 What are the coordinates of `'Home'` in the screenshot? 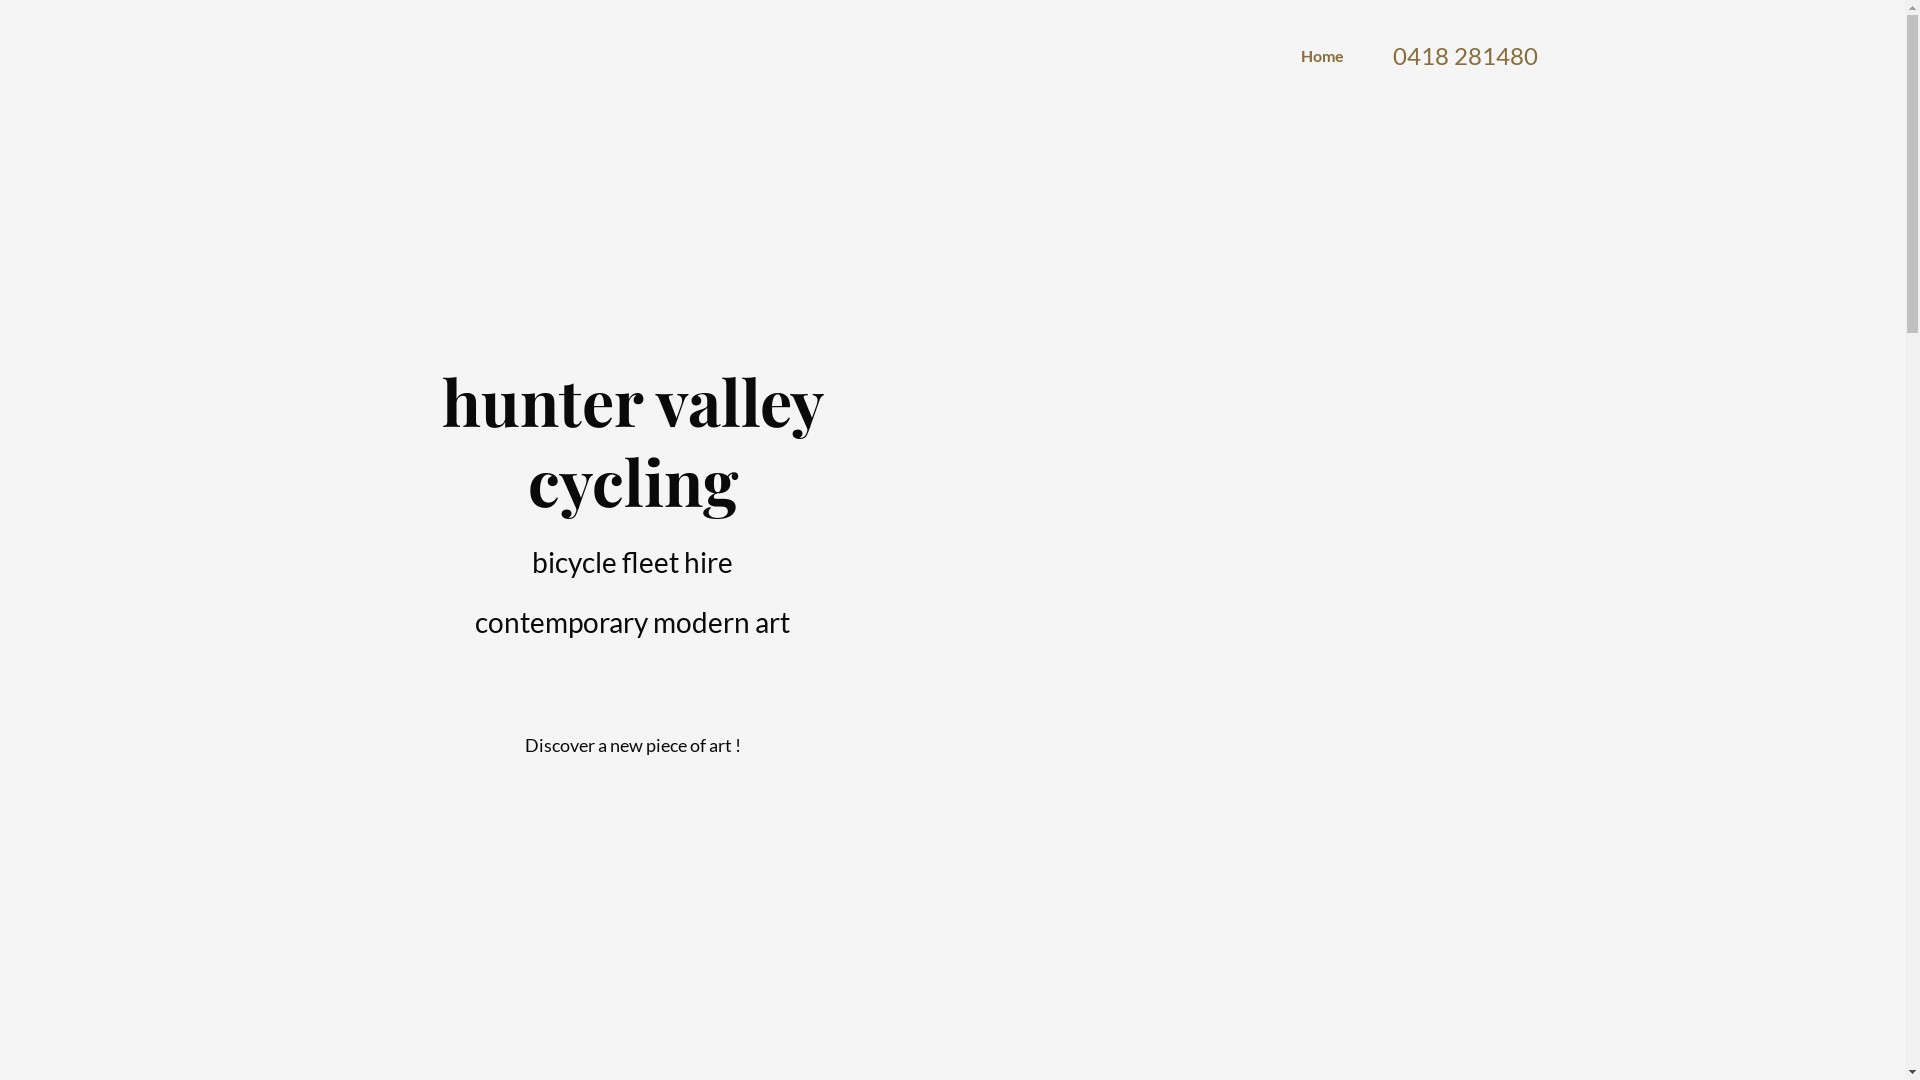 It's located at (1300, 55).